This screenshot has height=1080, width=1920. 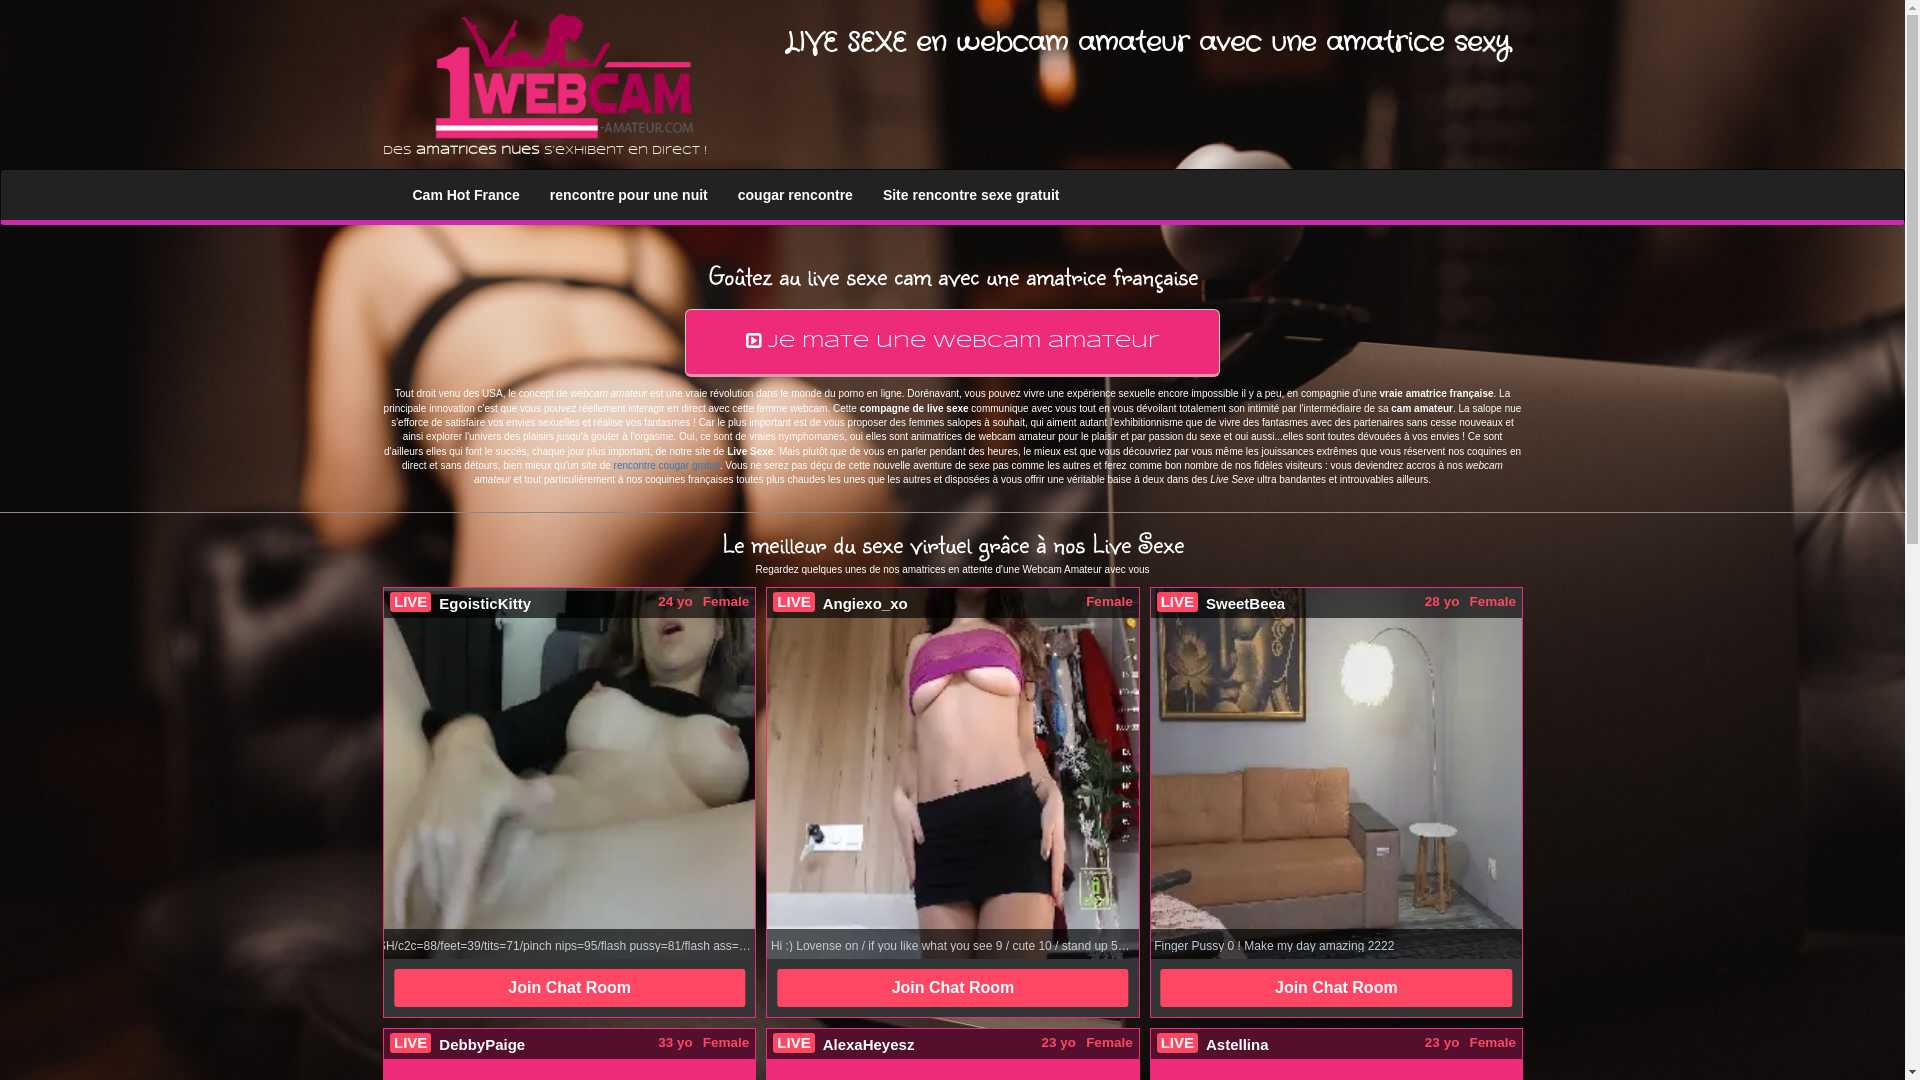 I want to click on 'Site rencontre sexe gratuit', so click(x=971, y=195).